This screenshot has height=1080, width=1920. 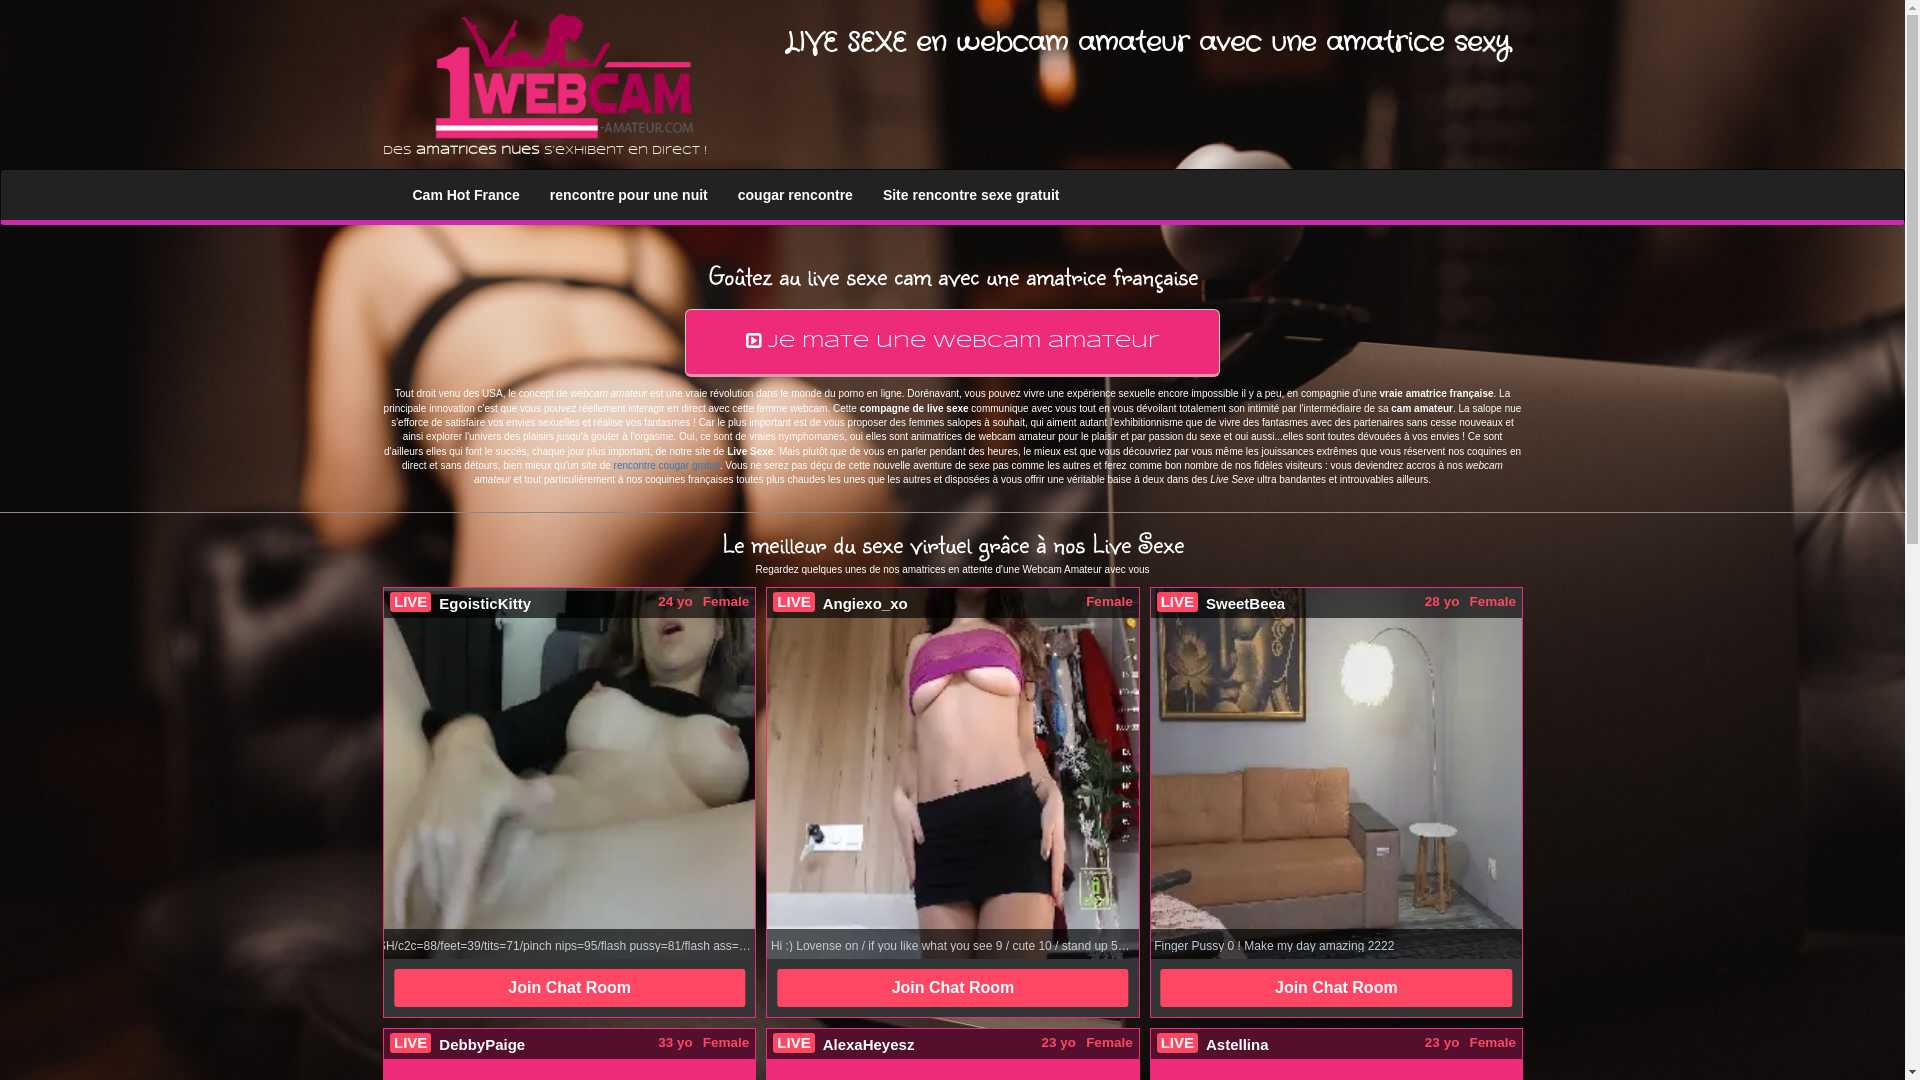 I want to click on 'Site rencontre sexe gratuit', so click(x=971, y=195).